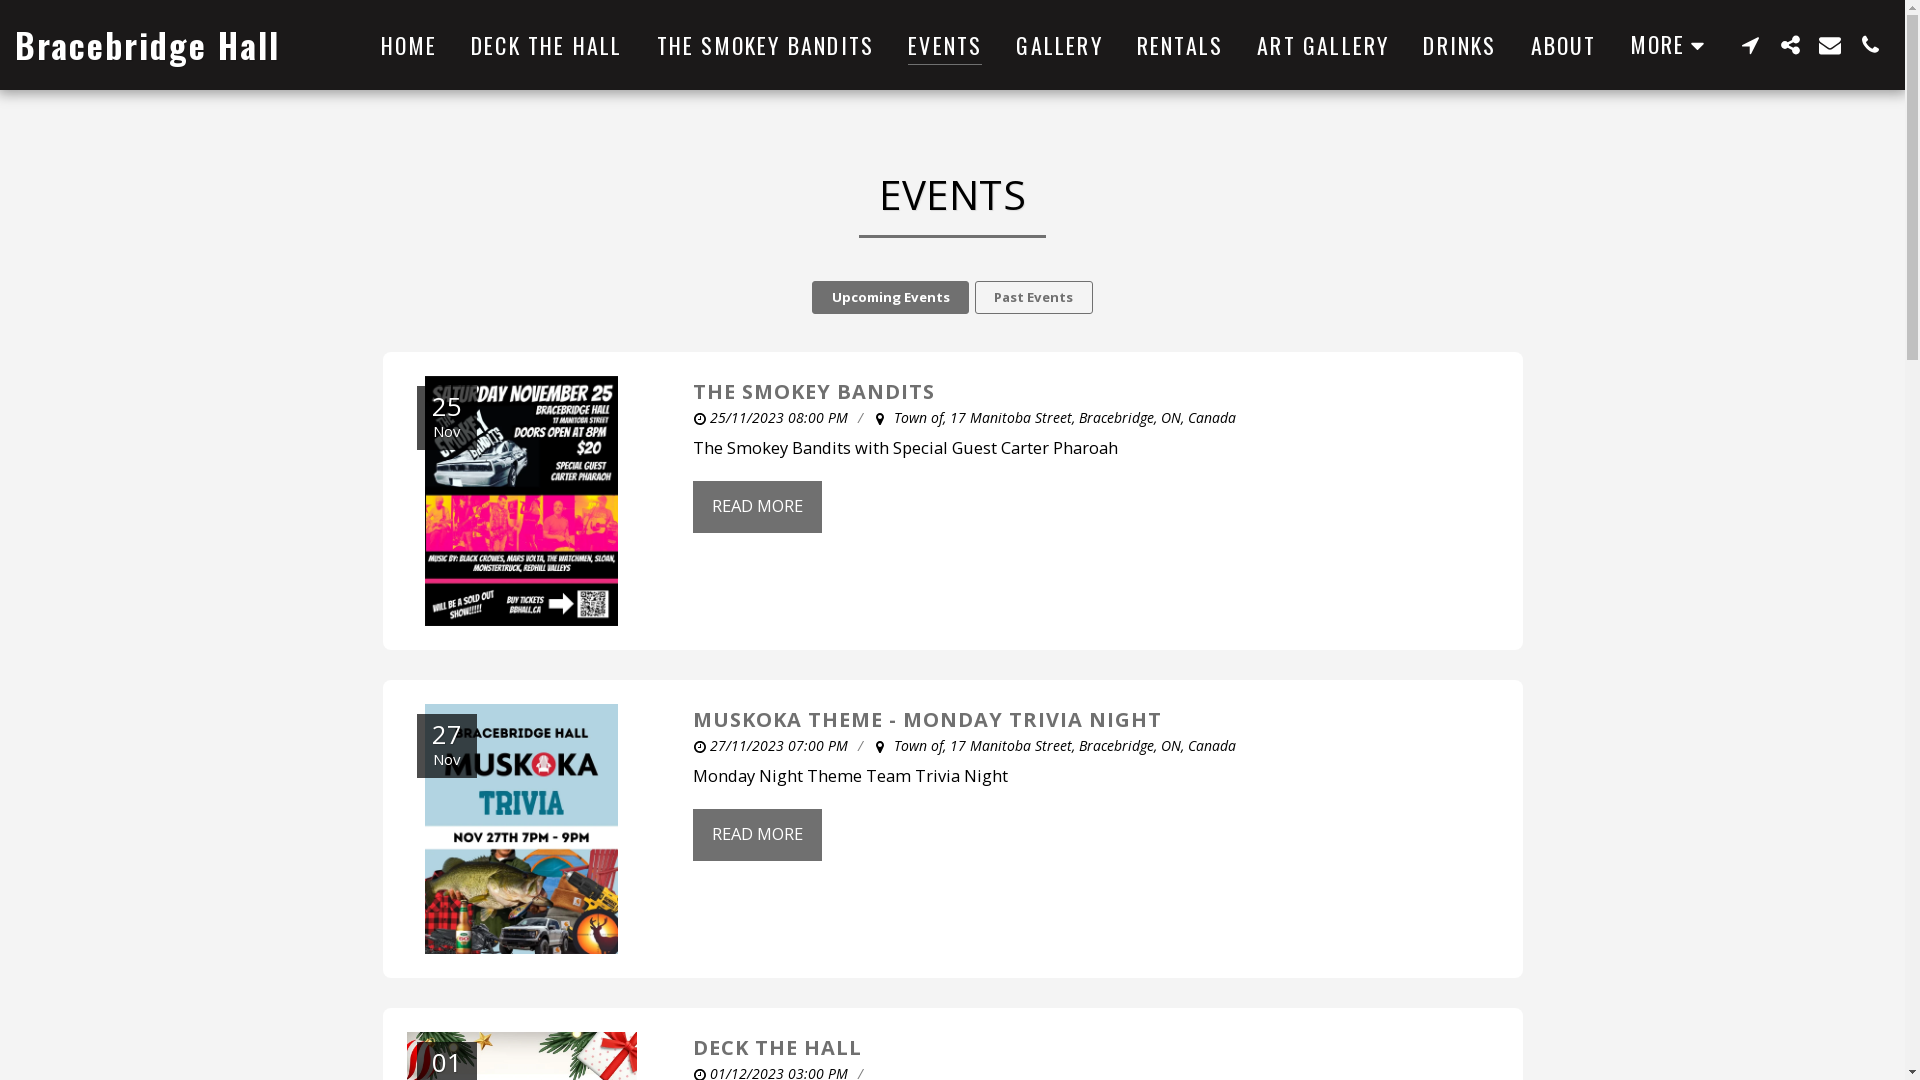  Describe the element at coordinates (691, 834) in the screenshot. I see `'READ MORE'` at that location.